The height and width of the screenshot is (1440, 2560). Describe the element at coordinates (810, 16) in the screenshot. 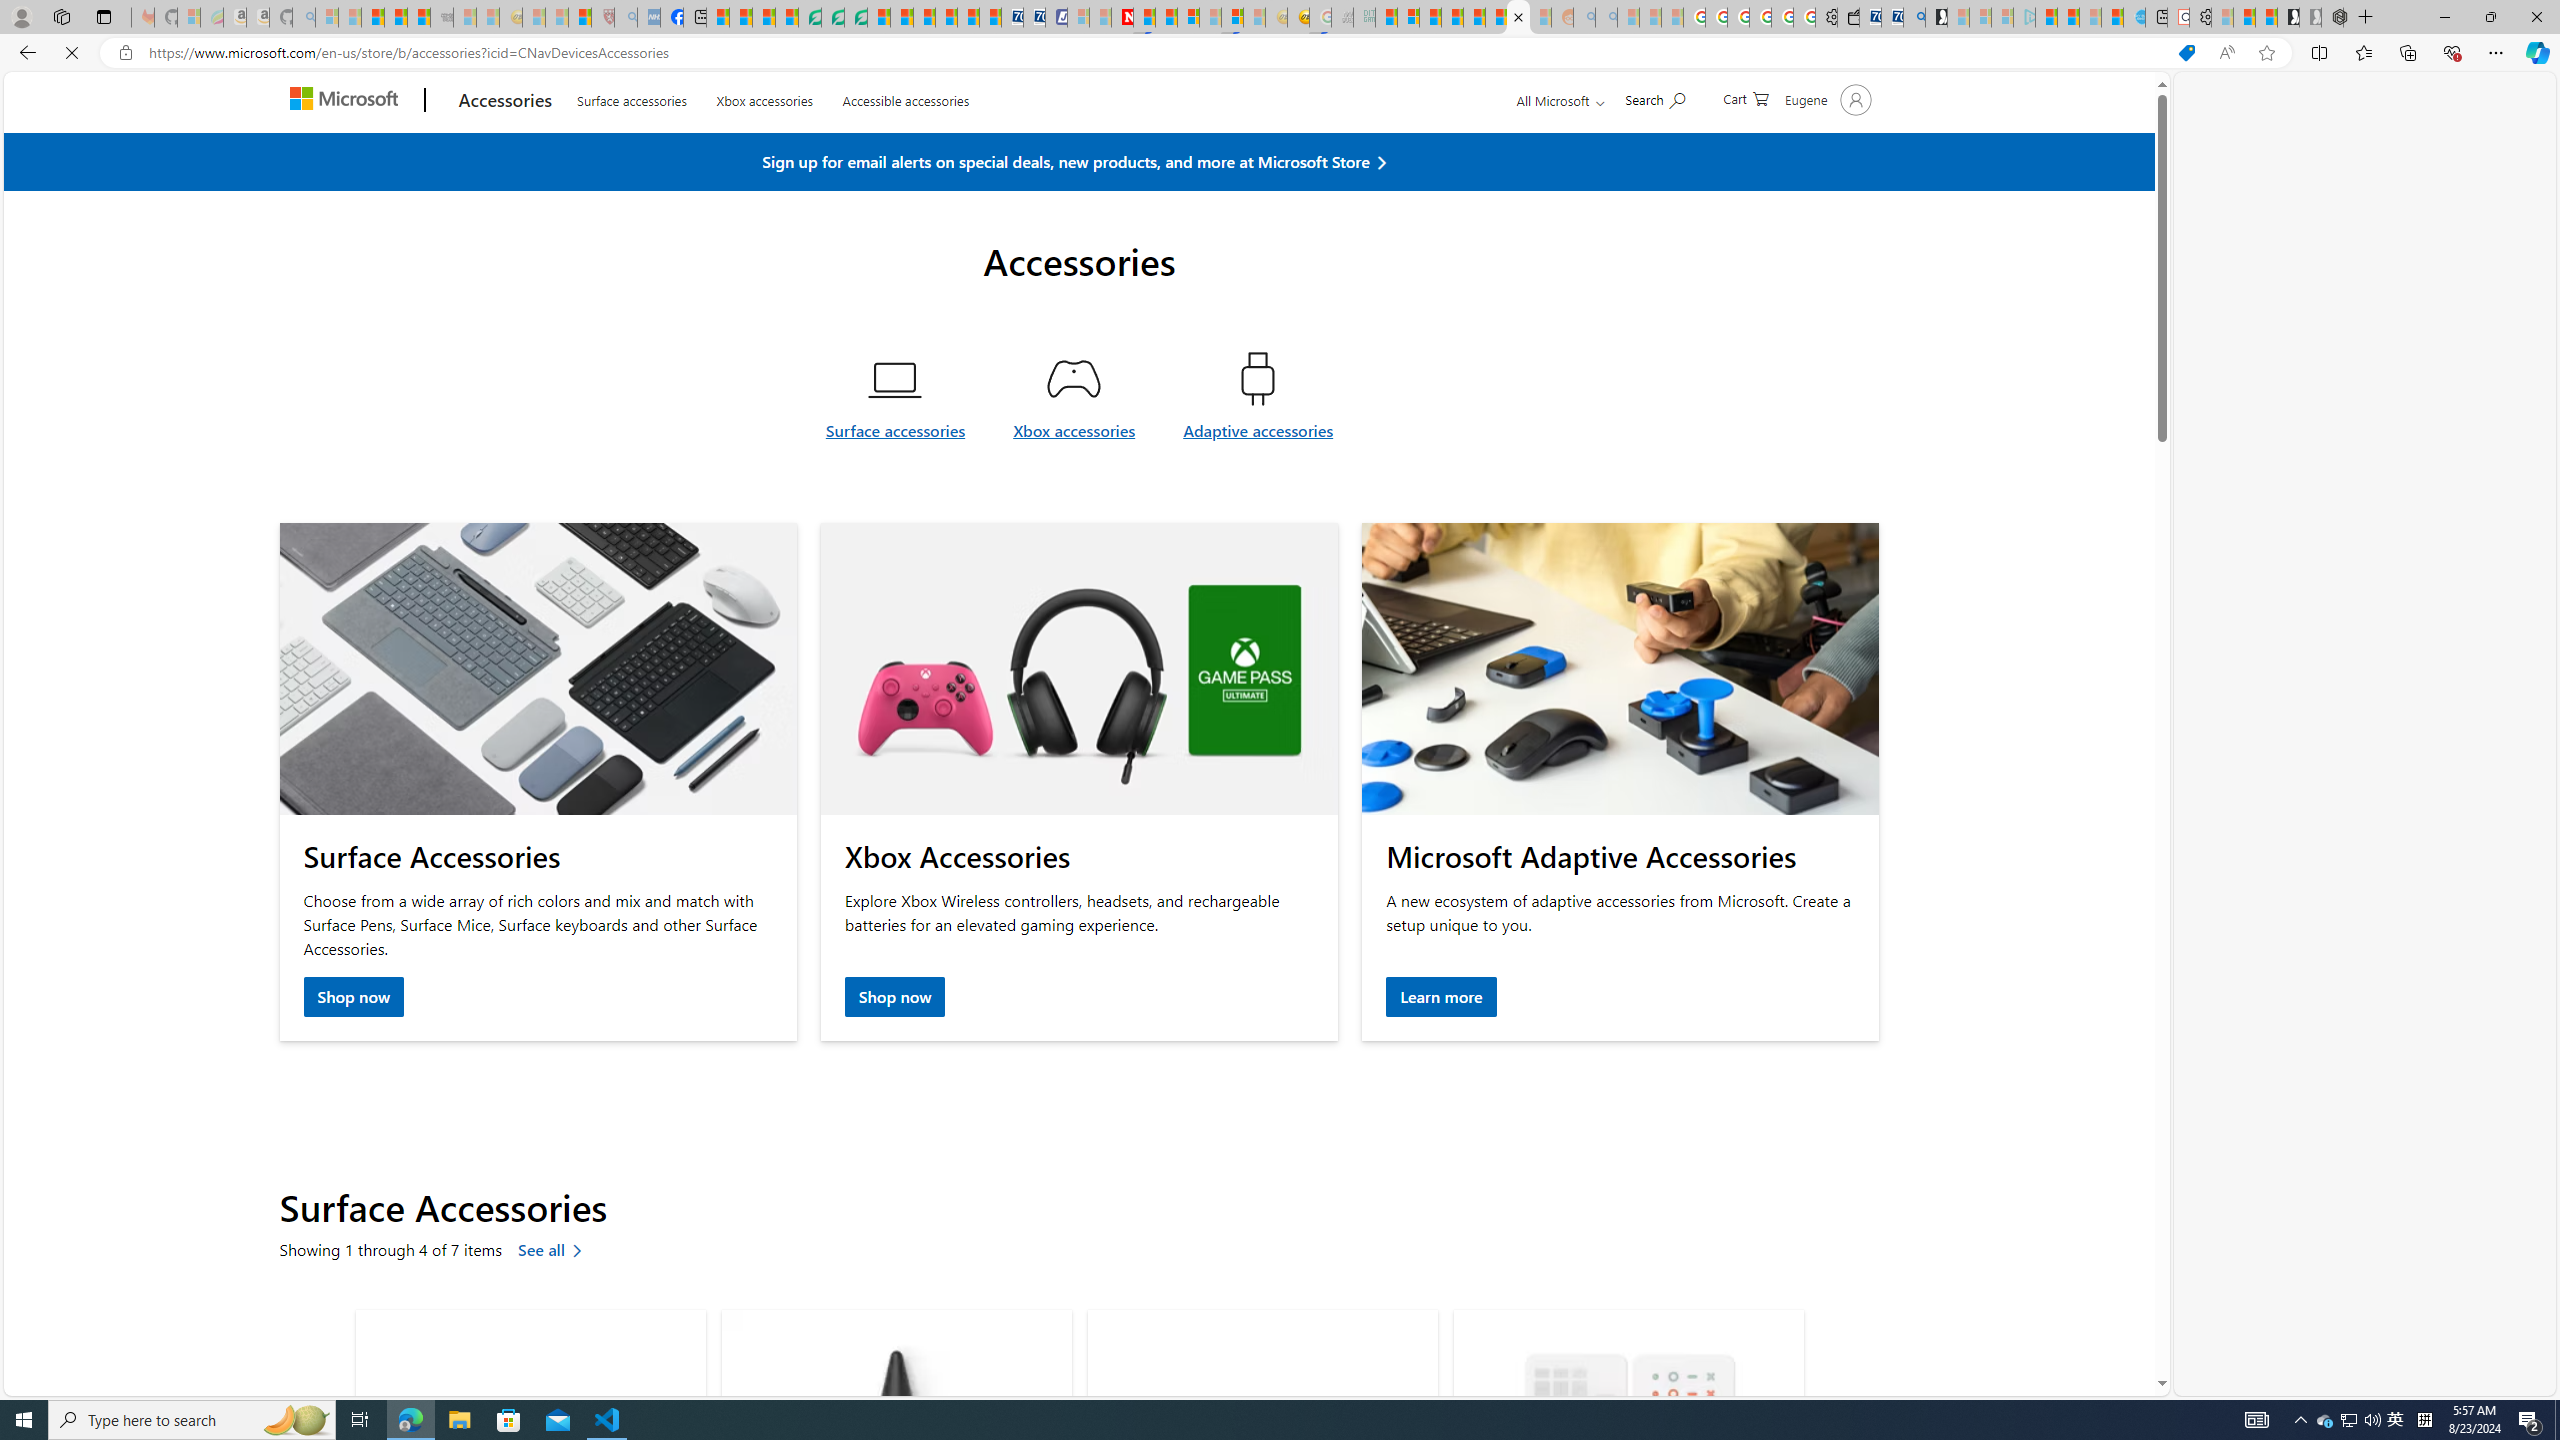

I see `'LendingTree - Compare Lenders'` at that location.